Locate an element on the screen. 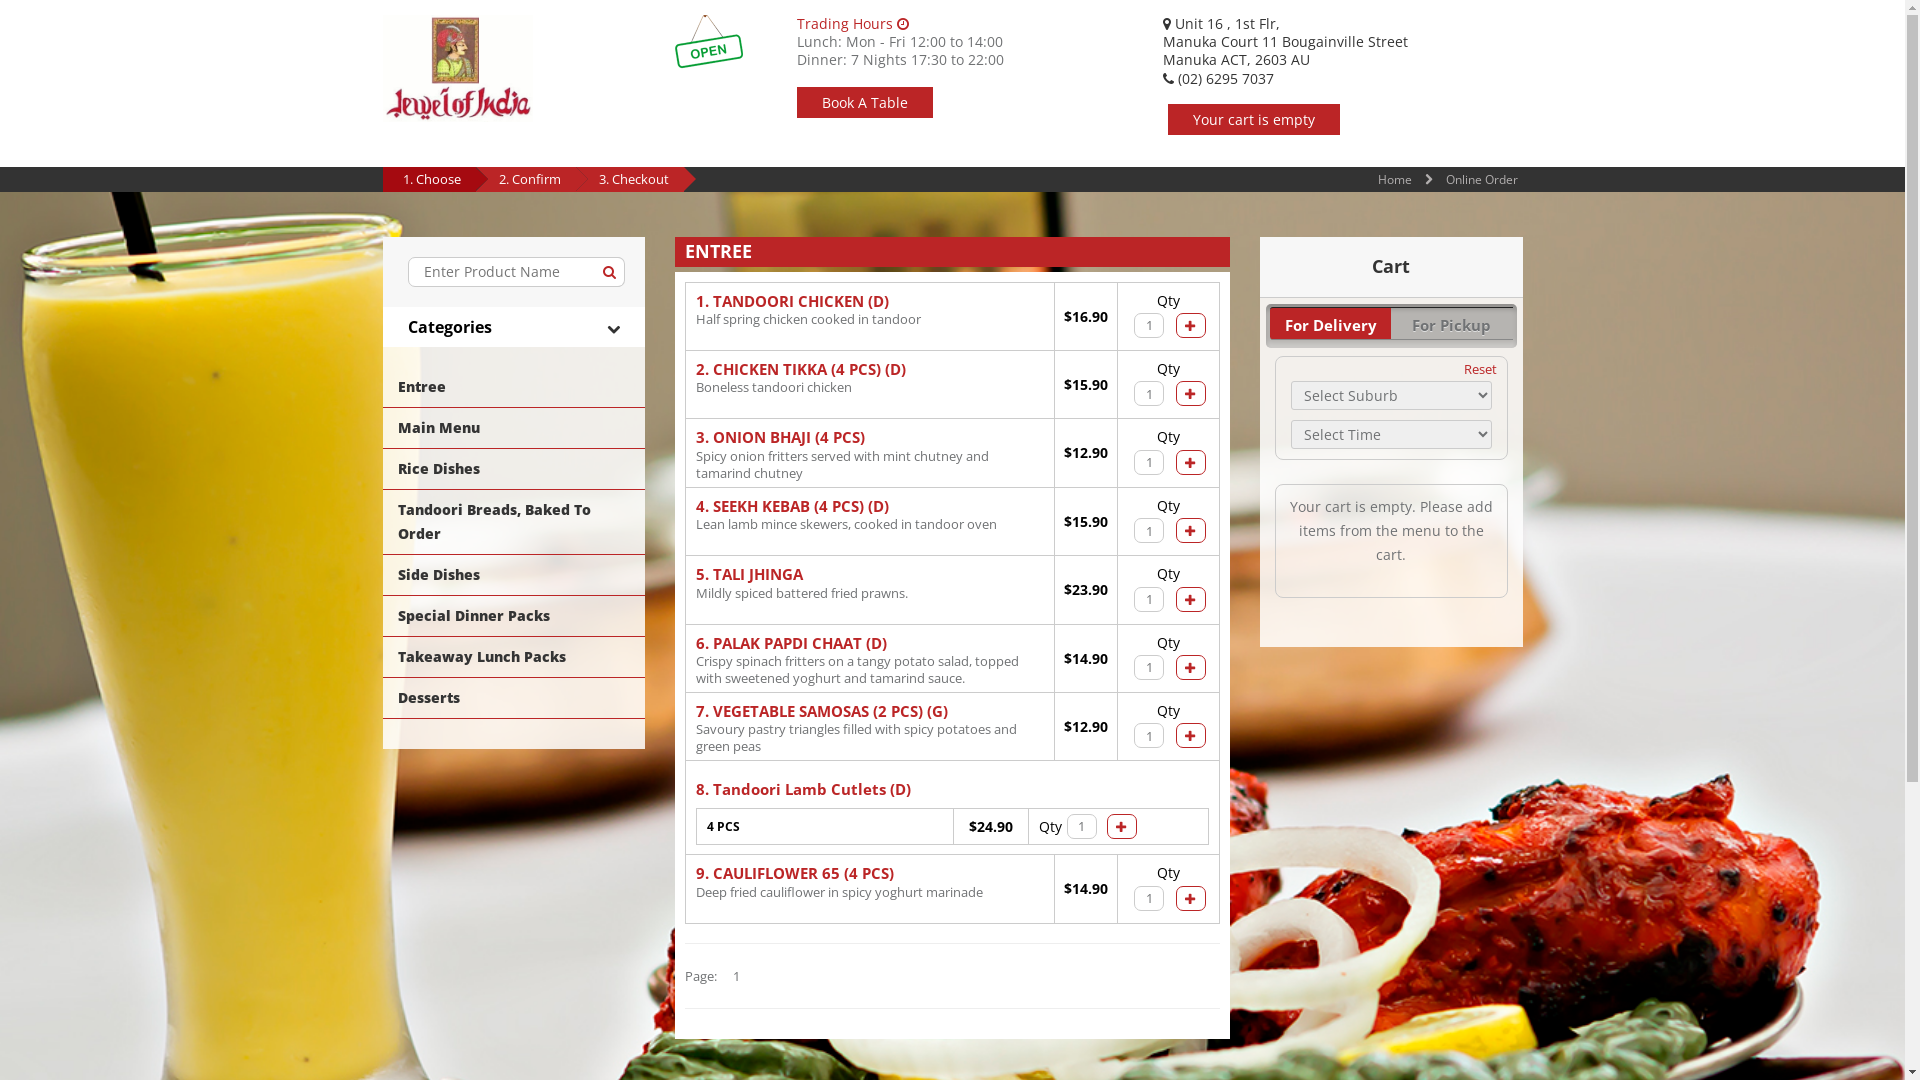 The height and width of the screenshot is (1080, 1920). 'Online Order' is located at coordinates (1482, 178).